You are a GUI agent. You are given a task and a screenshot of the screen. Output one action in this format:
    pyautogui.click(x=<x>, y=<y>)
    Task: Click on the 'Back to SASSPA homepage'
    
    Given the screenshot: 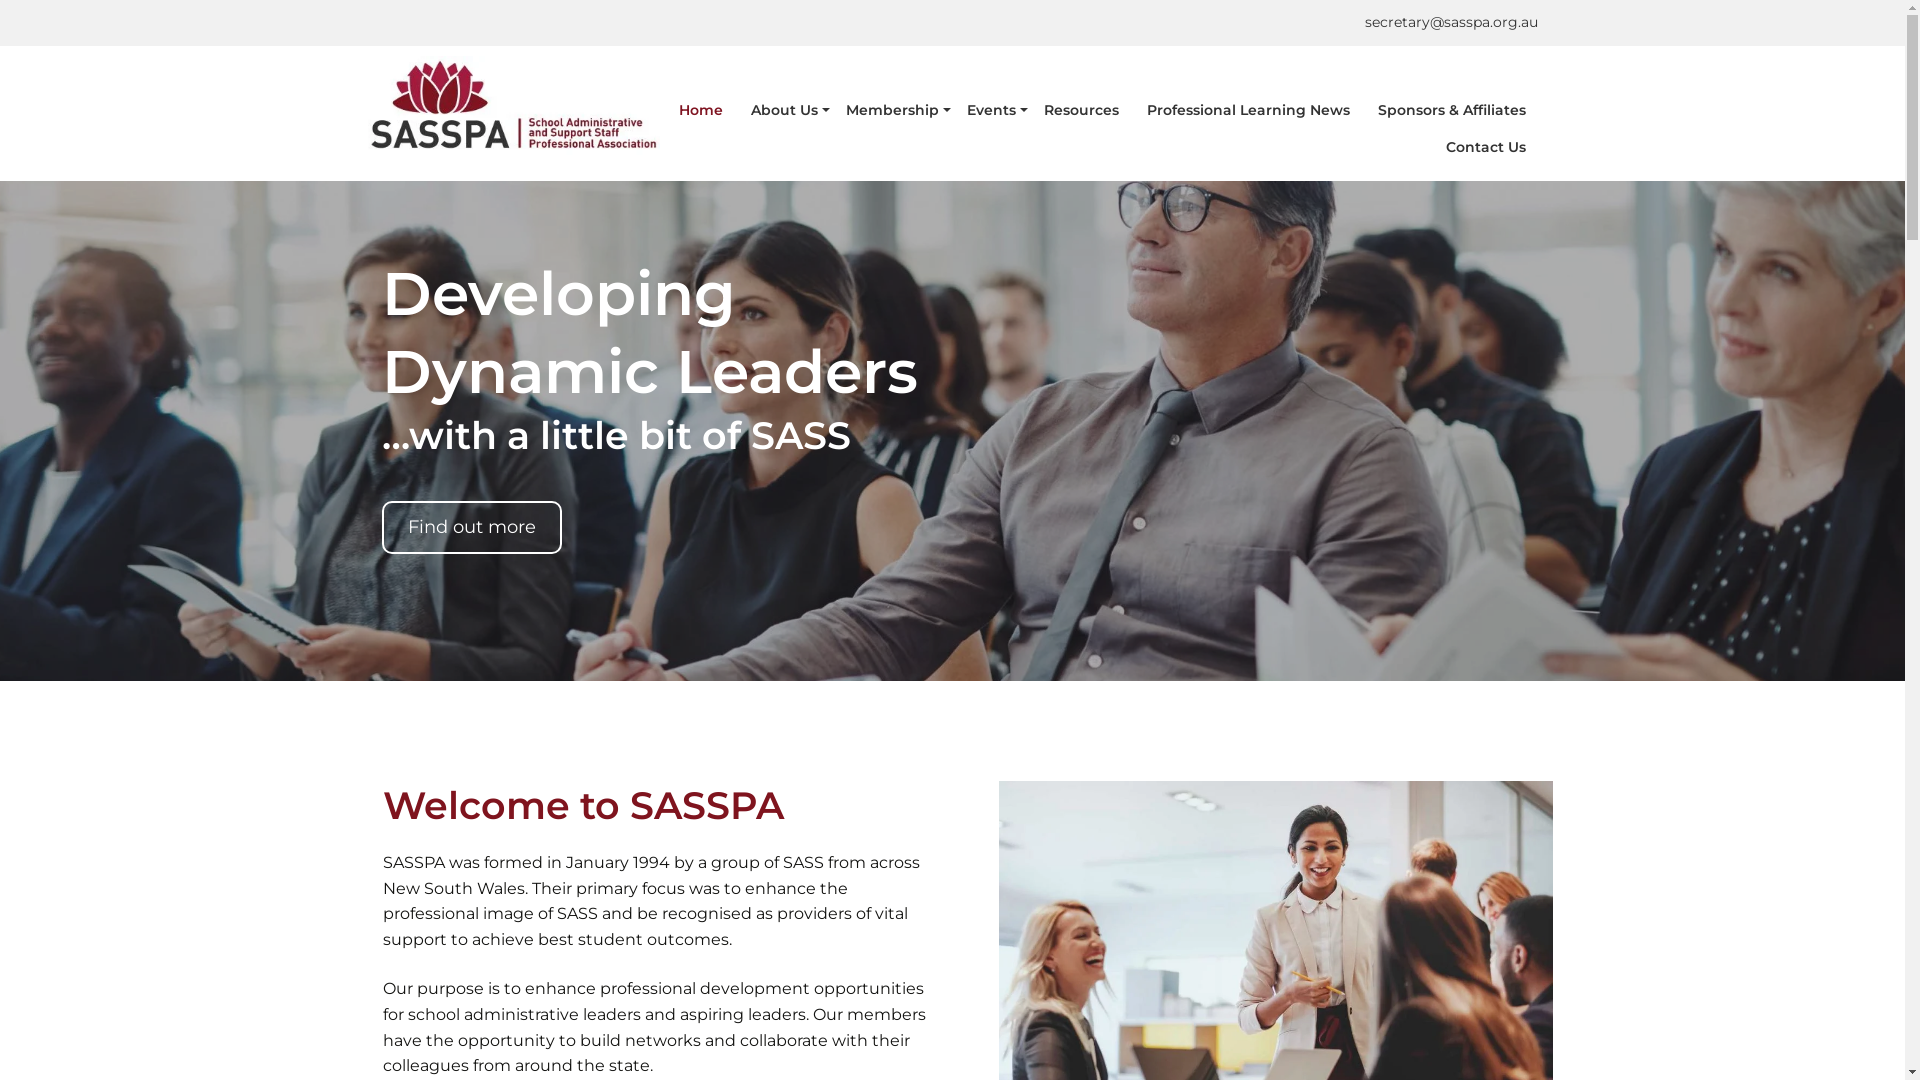 What is the action you would take?
    pyautogui.click(x=514, y=106)
    